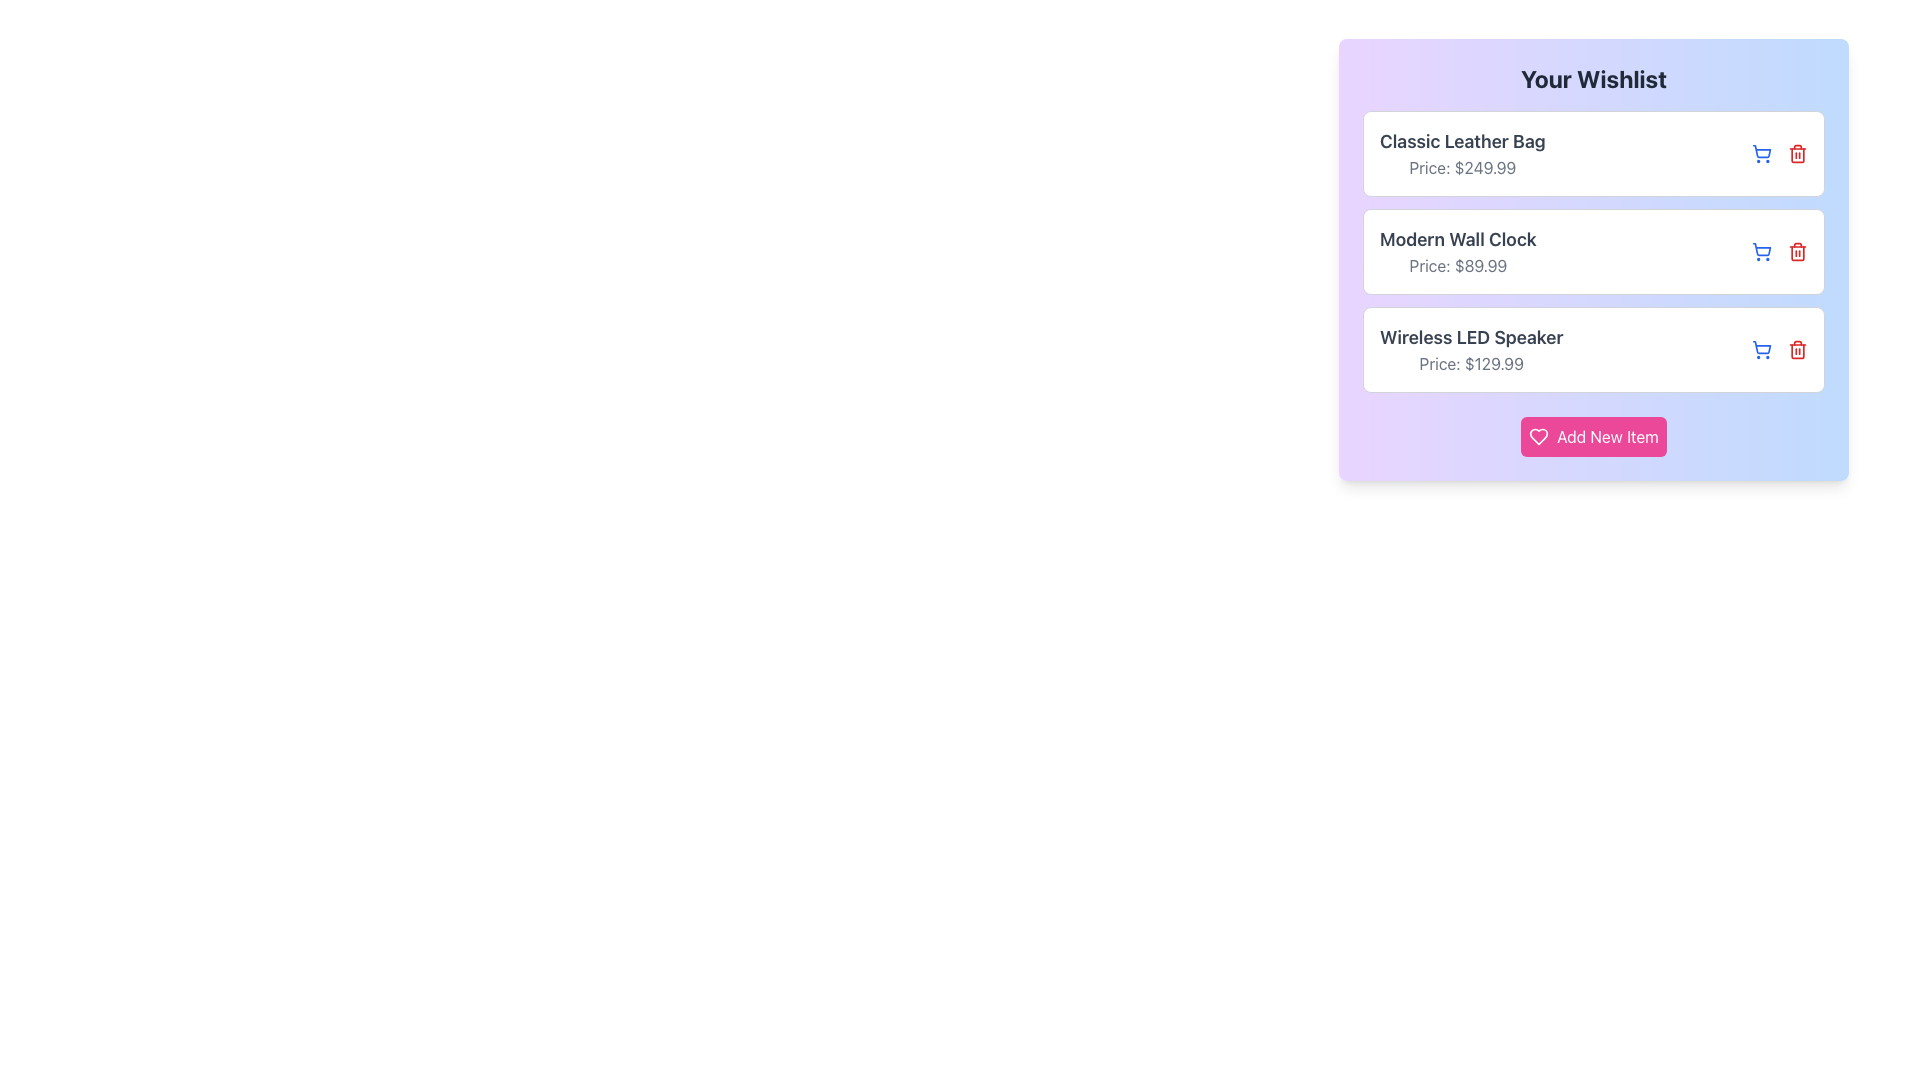 Image resolution: width=1920 pixels, height=1080 pixels. What do you see at coordinates (1458, 250) in the screenshot?
I see `the text element displaying 'Modern Wall Clock' with its price '$89.99' in the second card of the 'Your Wishlist' section` at bounding box center [1458, 250].